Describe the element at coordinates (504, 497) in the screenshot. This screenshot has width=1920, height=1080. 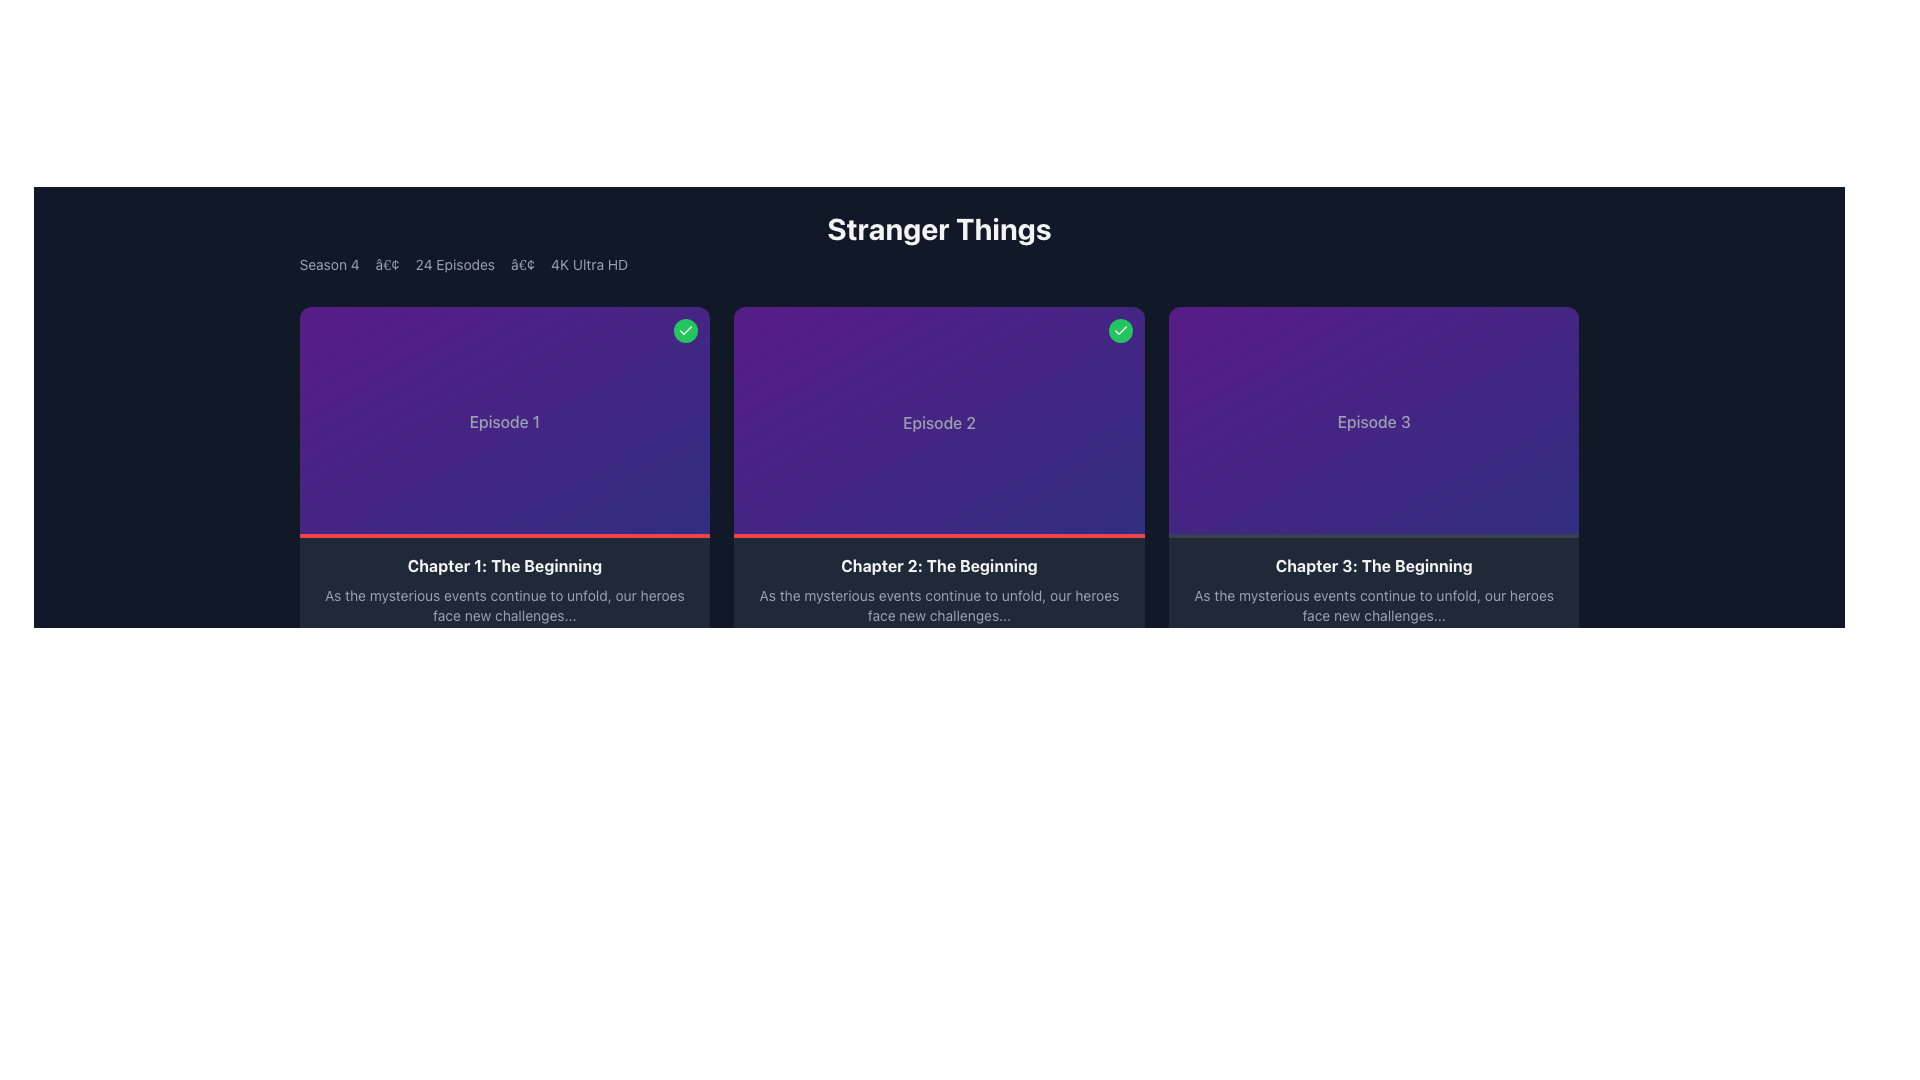
I see `the first episode card` at that location.